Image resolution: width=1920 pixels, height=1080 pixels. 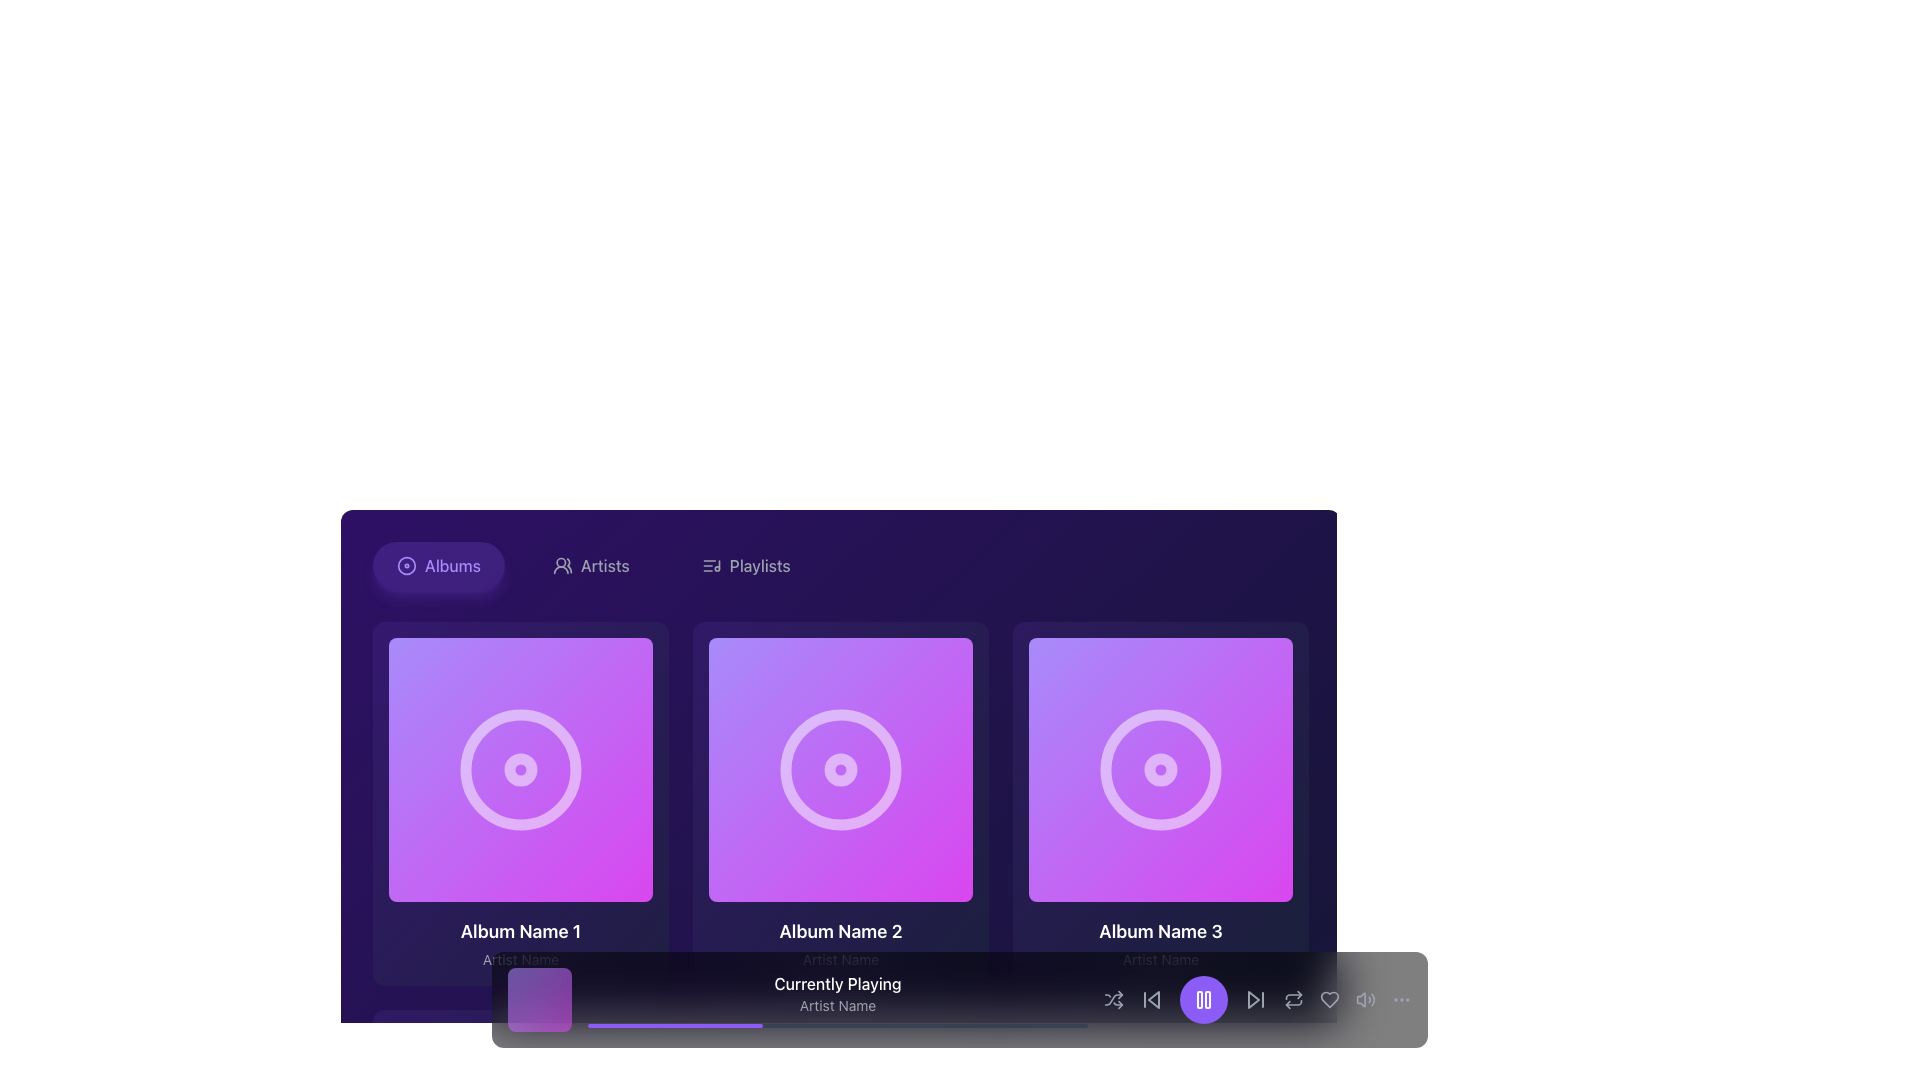 I want to click on the button labeled 'Artists', so click(x=592, y=566).